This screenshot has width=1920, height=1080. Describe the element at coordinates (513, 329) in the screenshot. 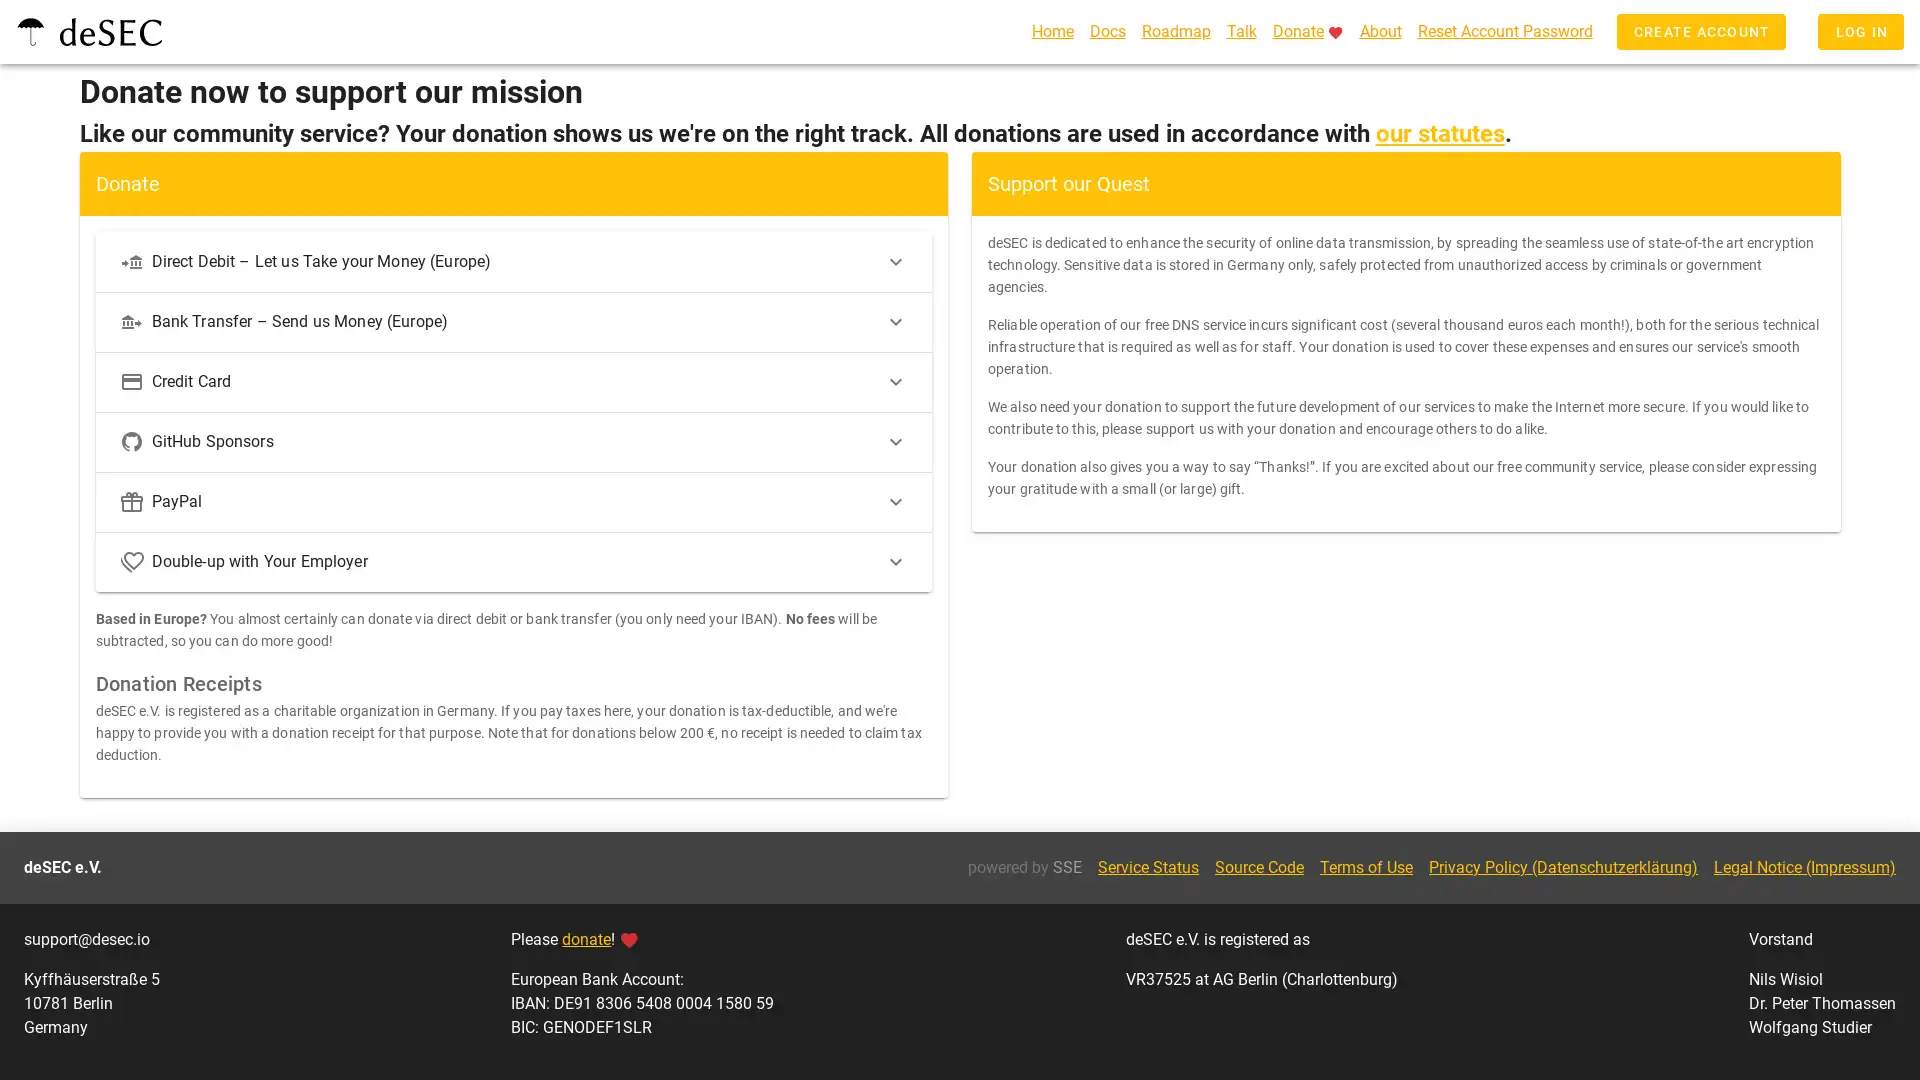

I see `Bank Transfer  Send us Money (Europe)` at that location.